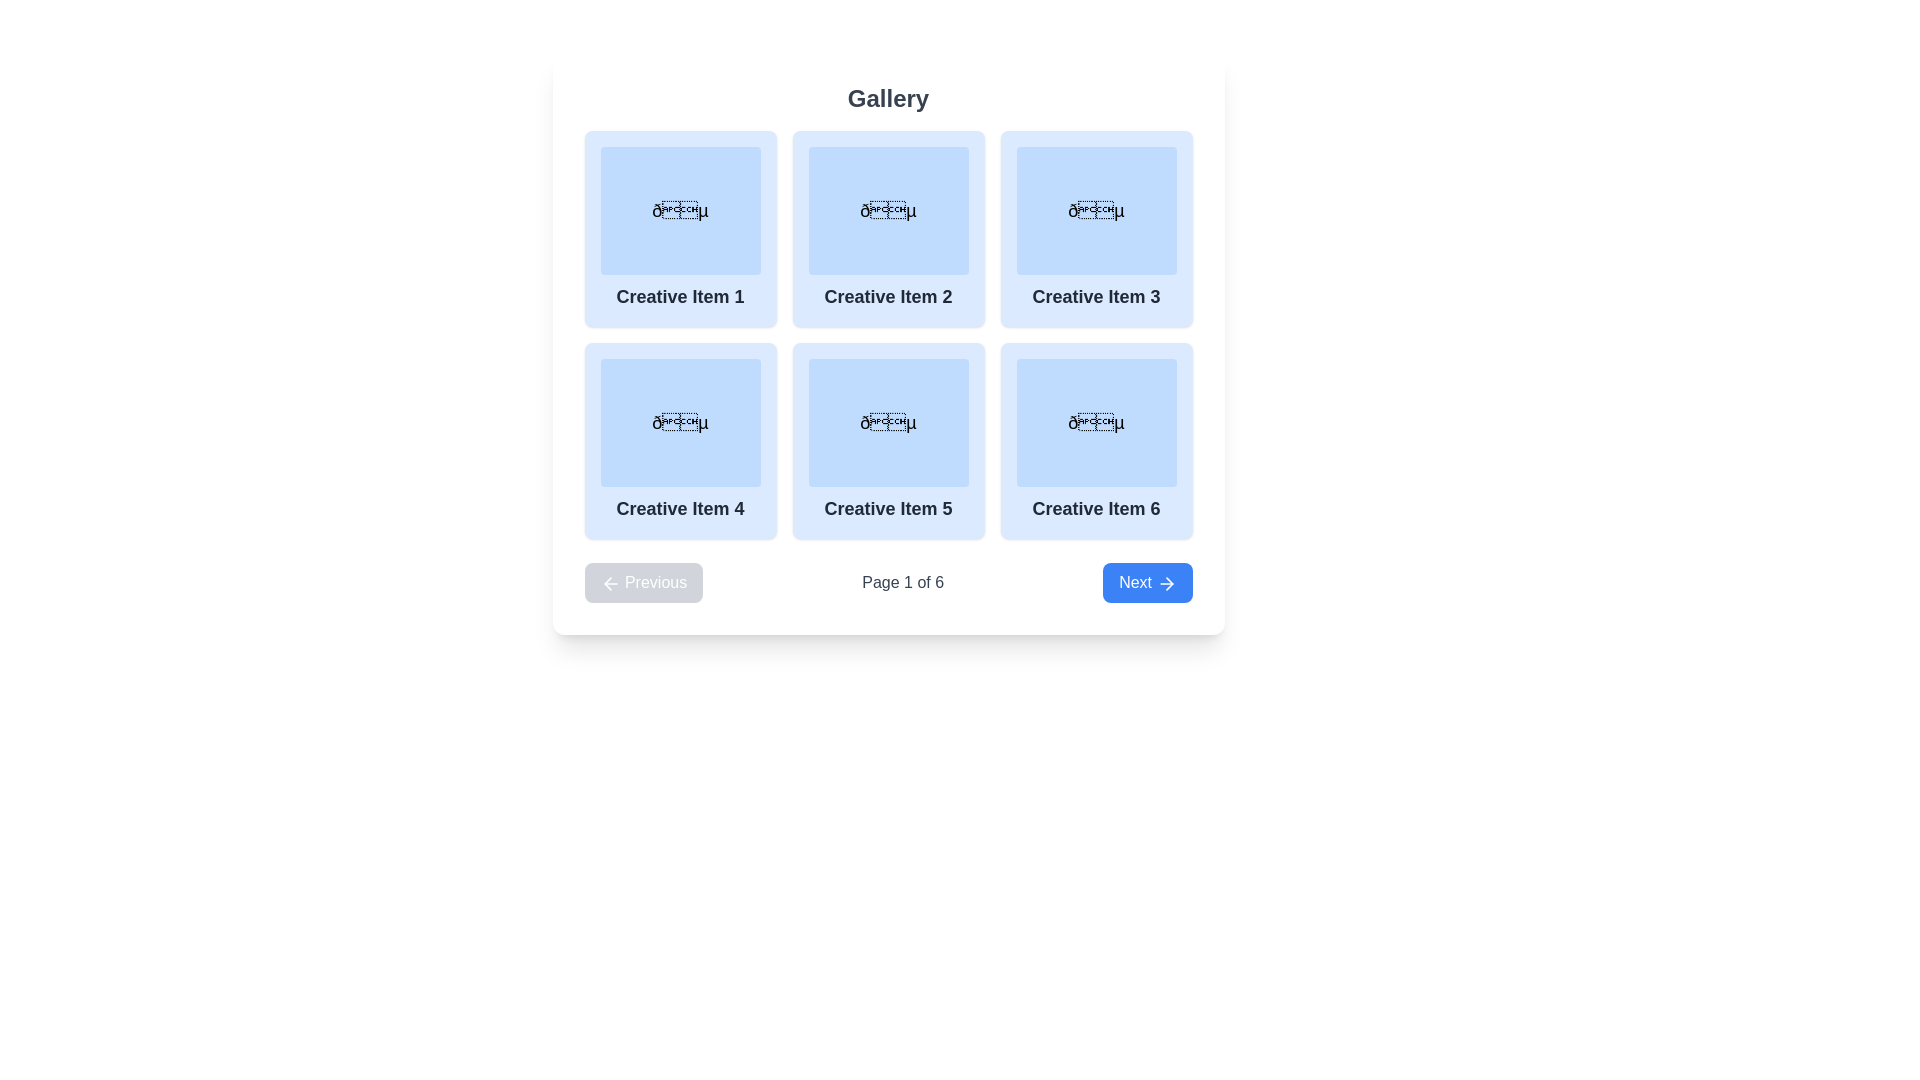 Image resolution: width=1920 pixels, height=1080 pixels. I want to click on the right-pointing arrow icon located within the blue 'Next' button, positioned at the bottom-right corner of the layout, so click(1166, 583).